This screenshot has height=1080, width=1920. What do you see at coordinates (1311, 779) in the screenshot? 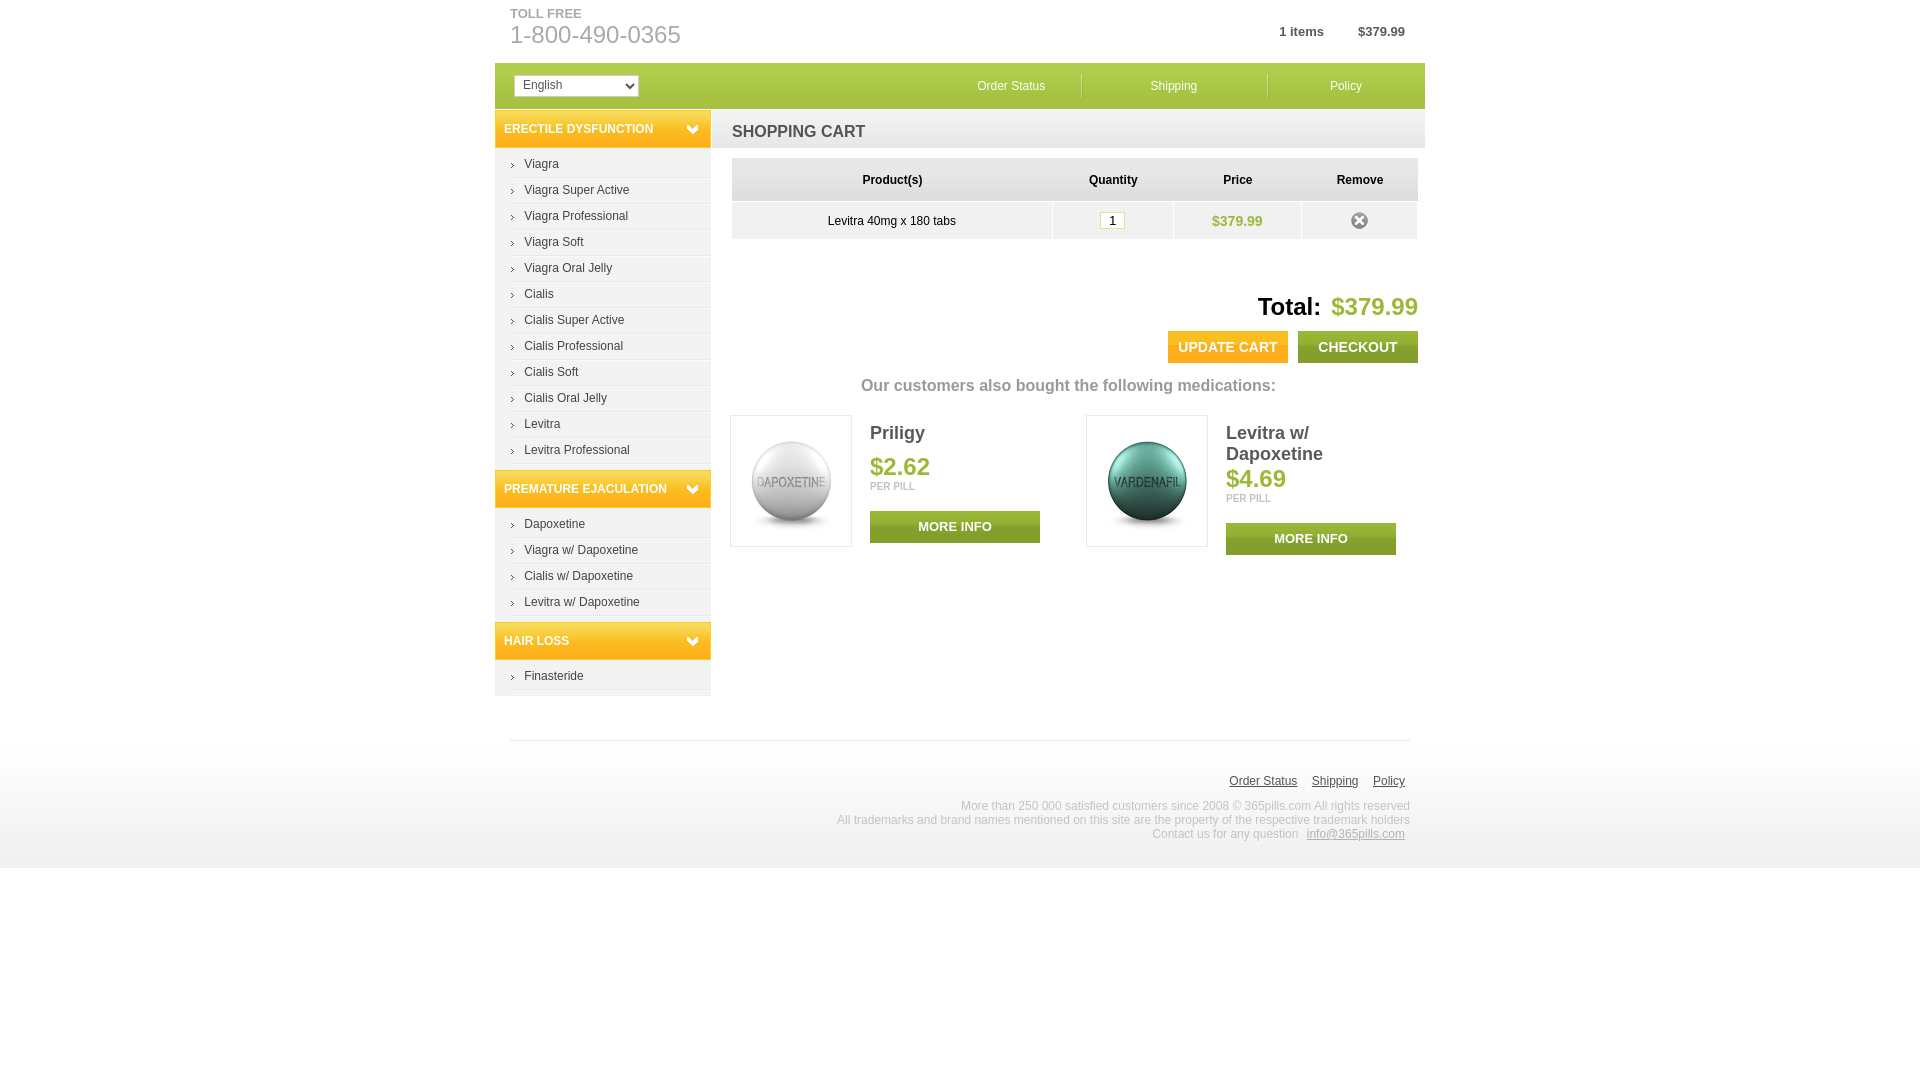
I see `'Shipping'` at bounding box center [1311, 779].